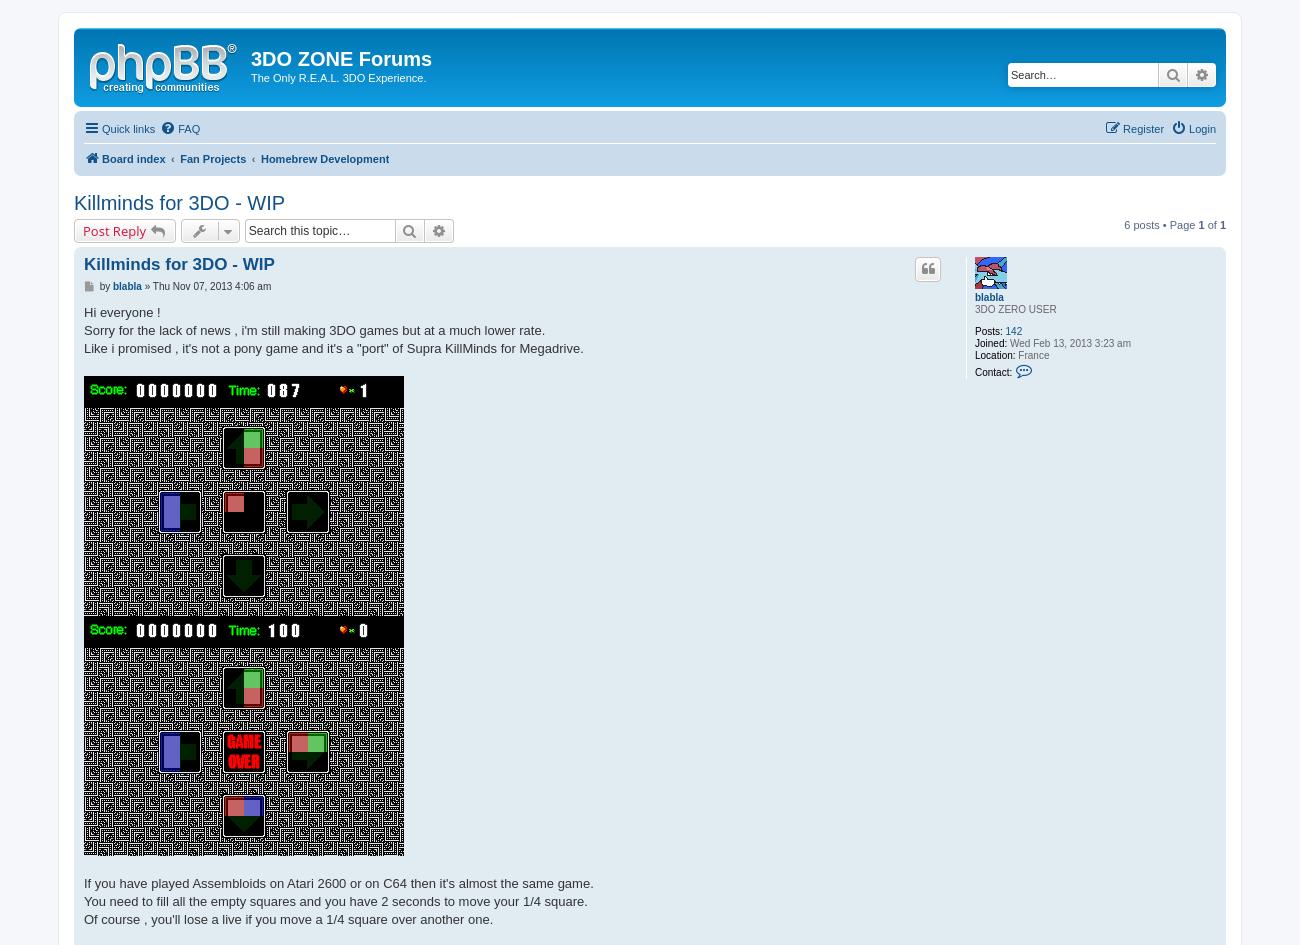  What do you see at coordinates (1068, 342) in the screenshot?
I see `'Wed Feb 13, 2013 3:23 am'` at bounding box center [1068, 342].